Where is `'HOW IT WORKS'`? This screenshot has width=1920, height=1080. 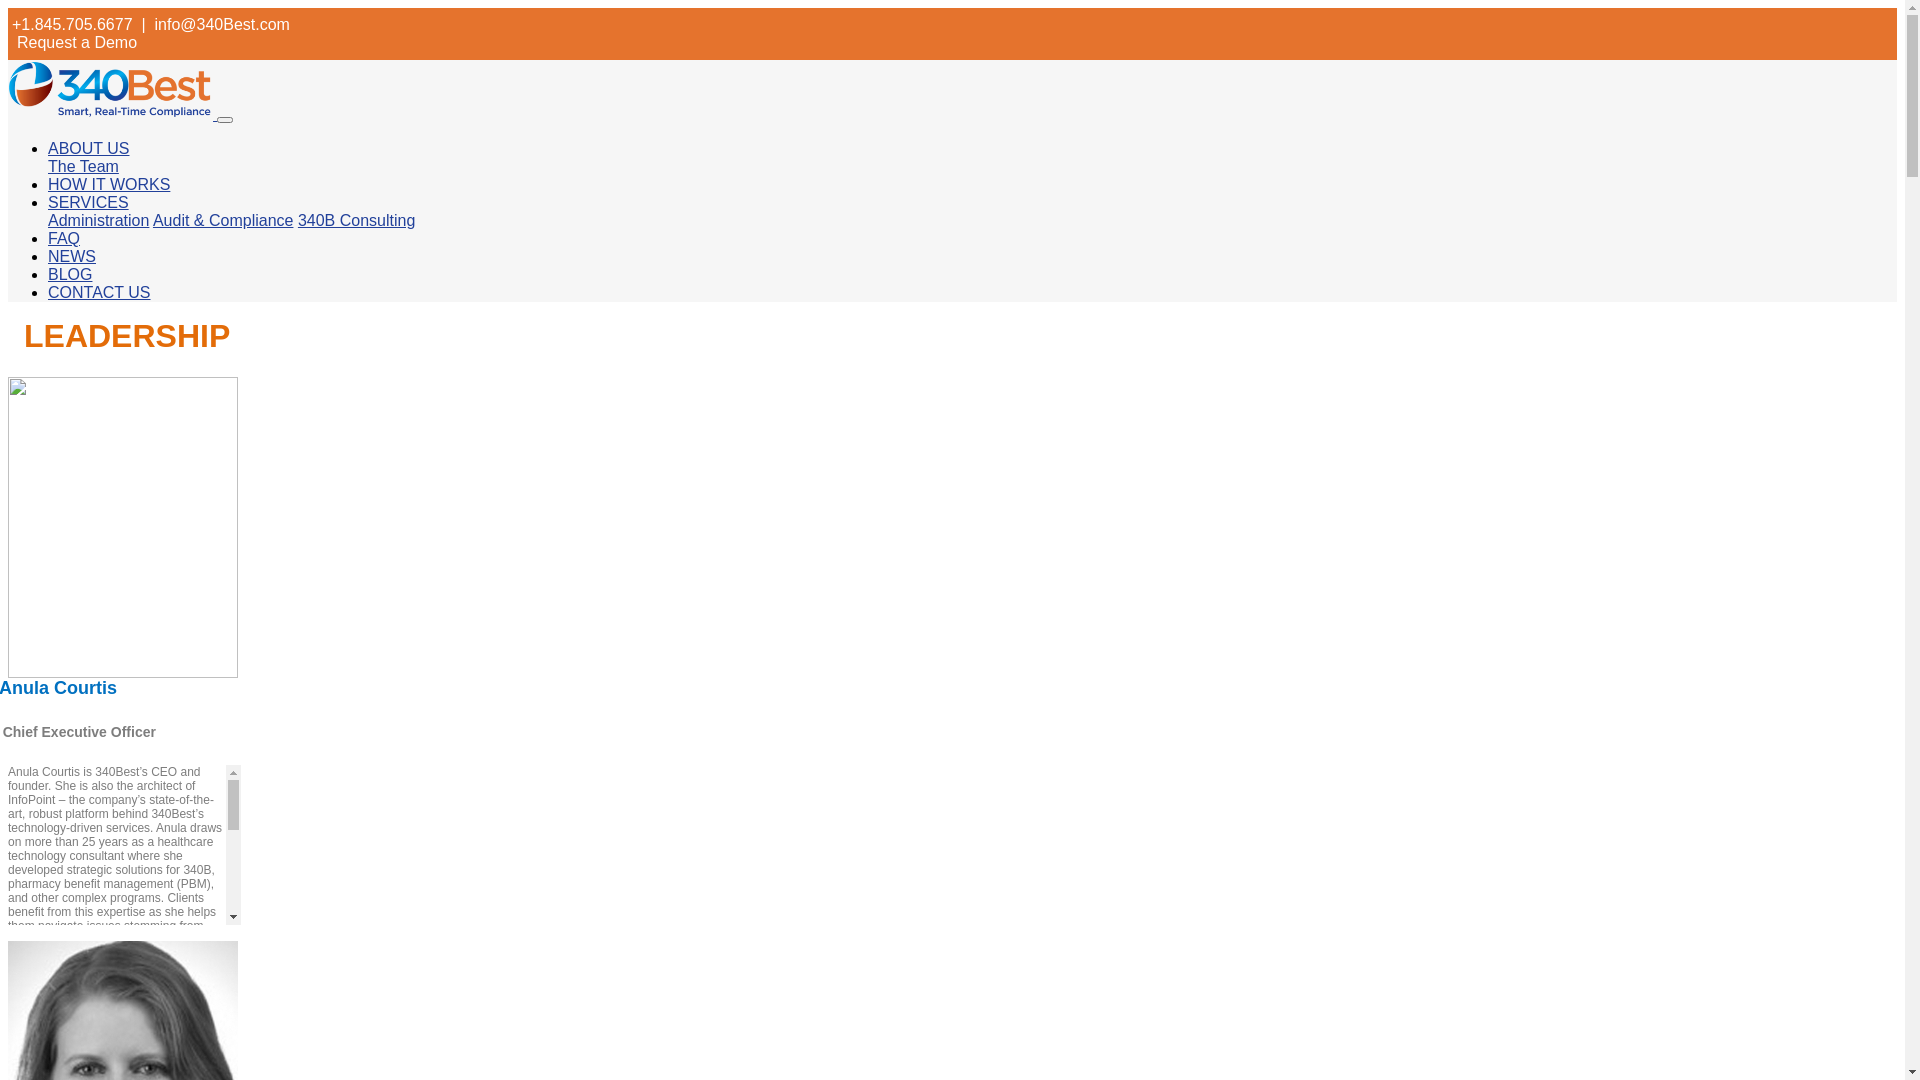 'HOW IT WORKS' is located at coordinates (108, 184).